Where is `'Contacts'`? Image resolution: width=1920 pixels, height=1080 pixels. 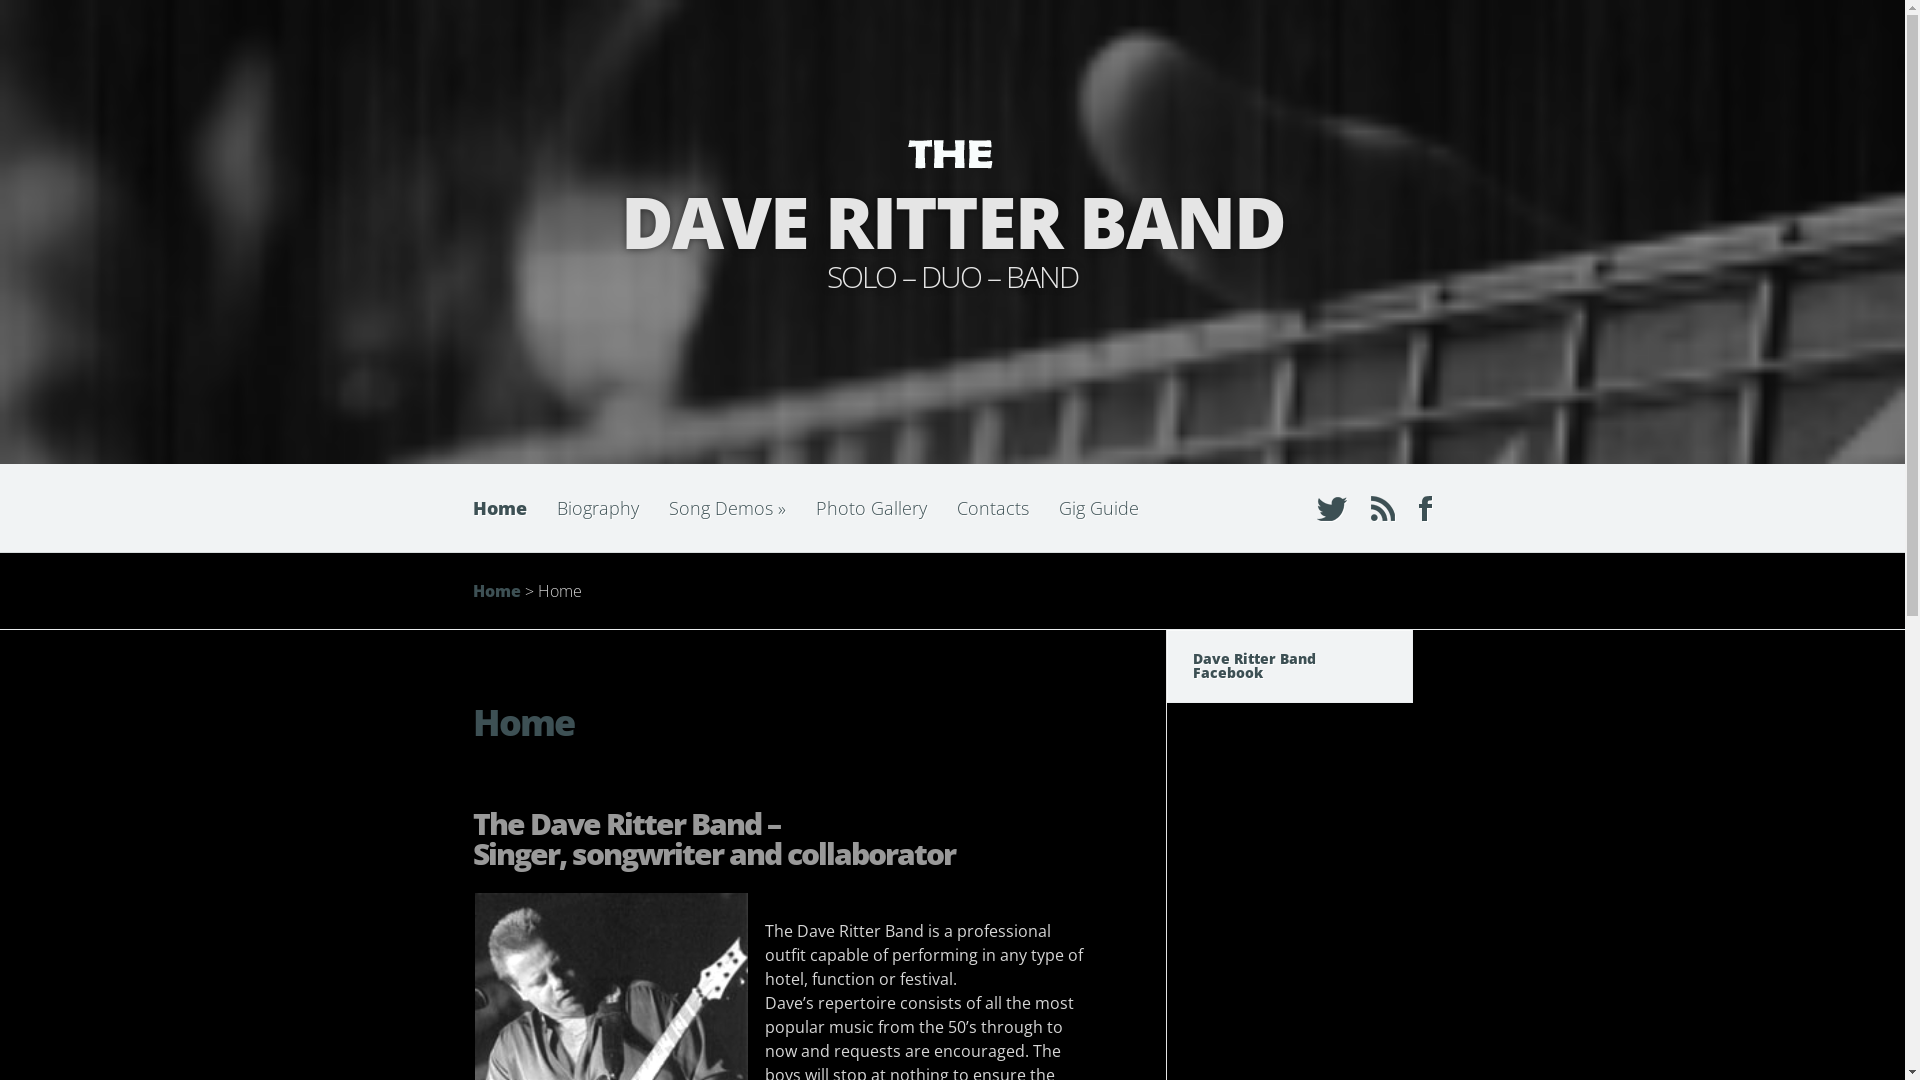 'Contacts' is located at coordinates (993, 507).